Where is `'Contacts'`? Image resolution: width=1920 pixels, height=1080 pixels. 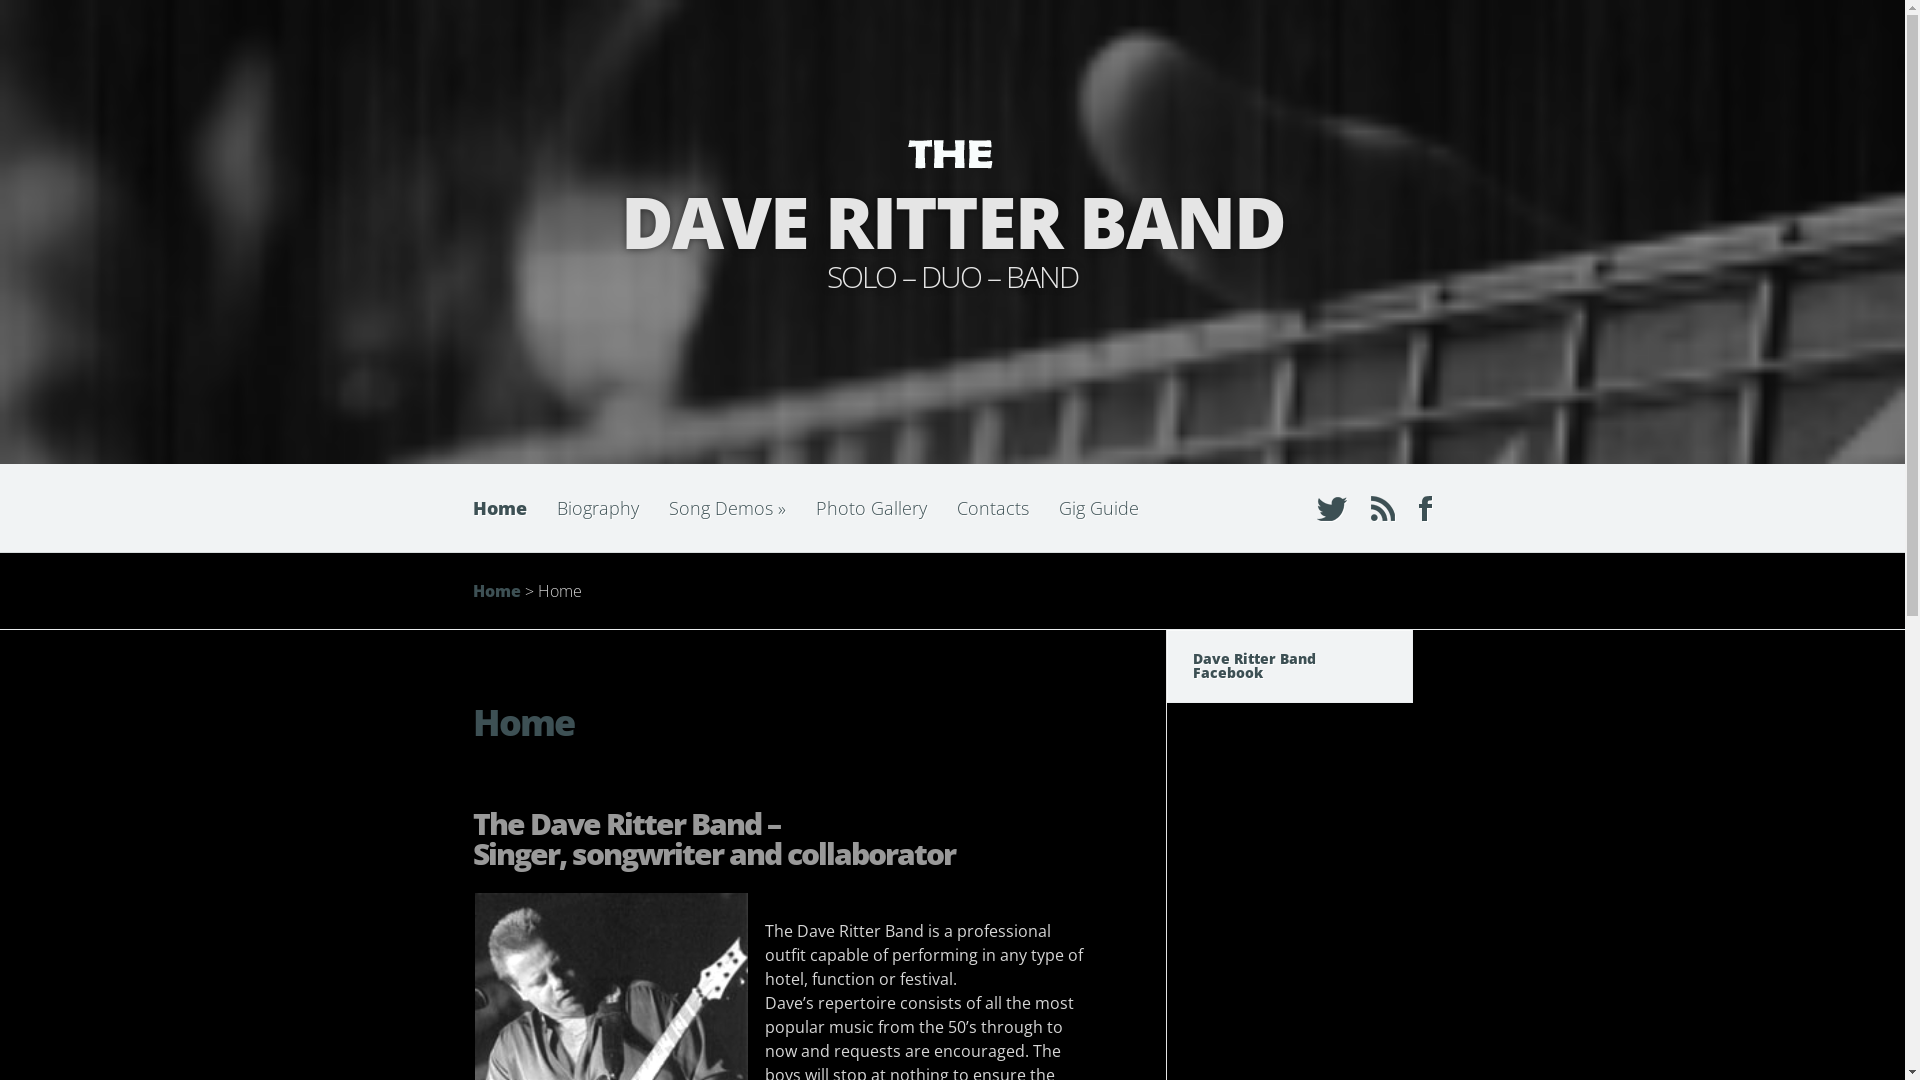 'Contacts' is located at coordinates (993, 507).